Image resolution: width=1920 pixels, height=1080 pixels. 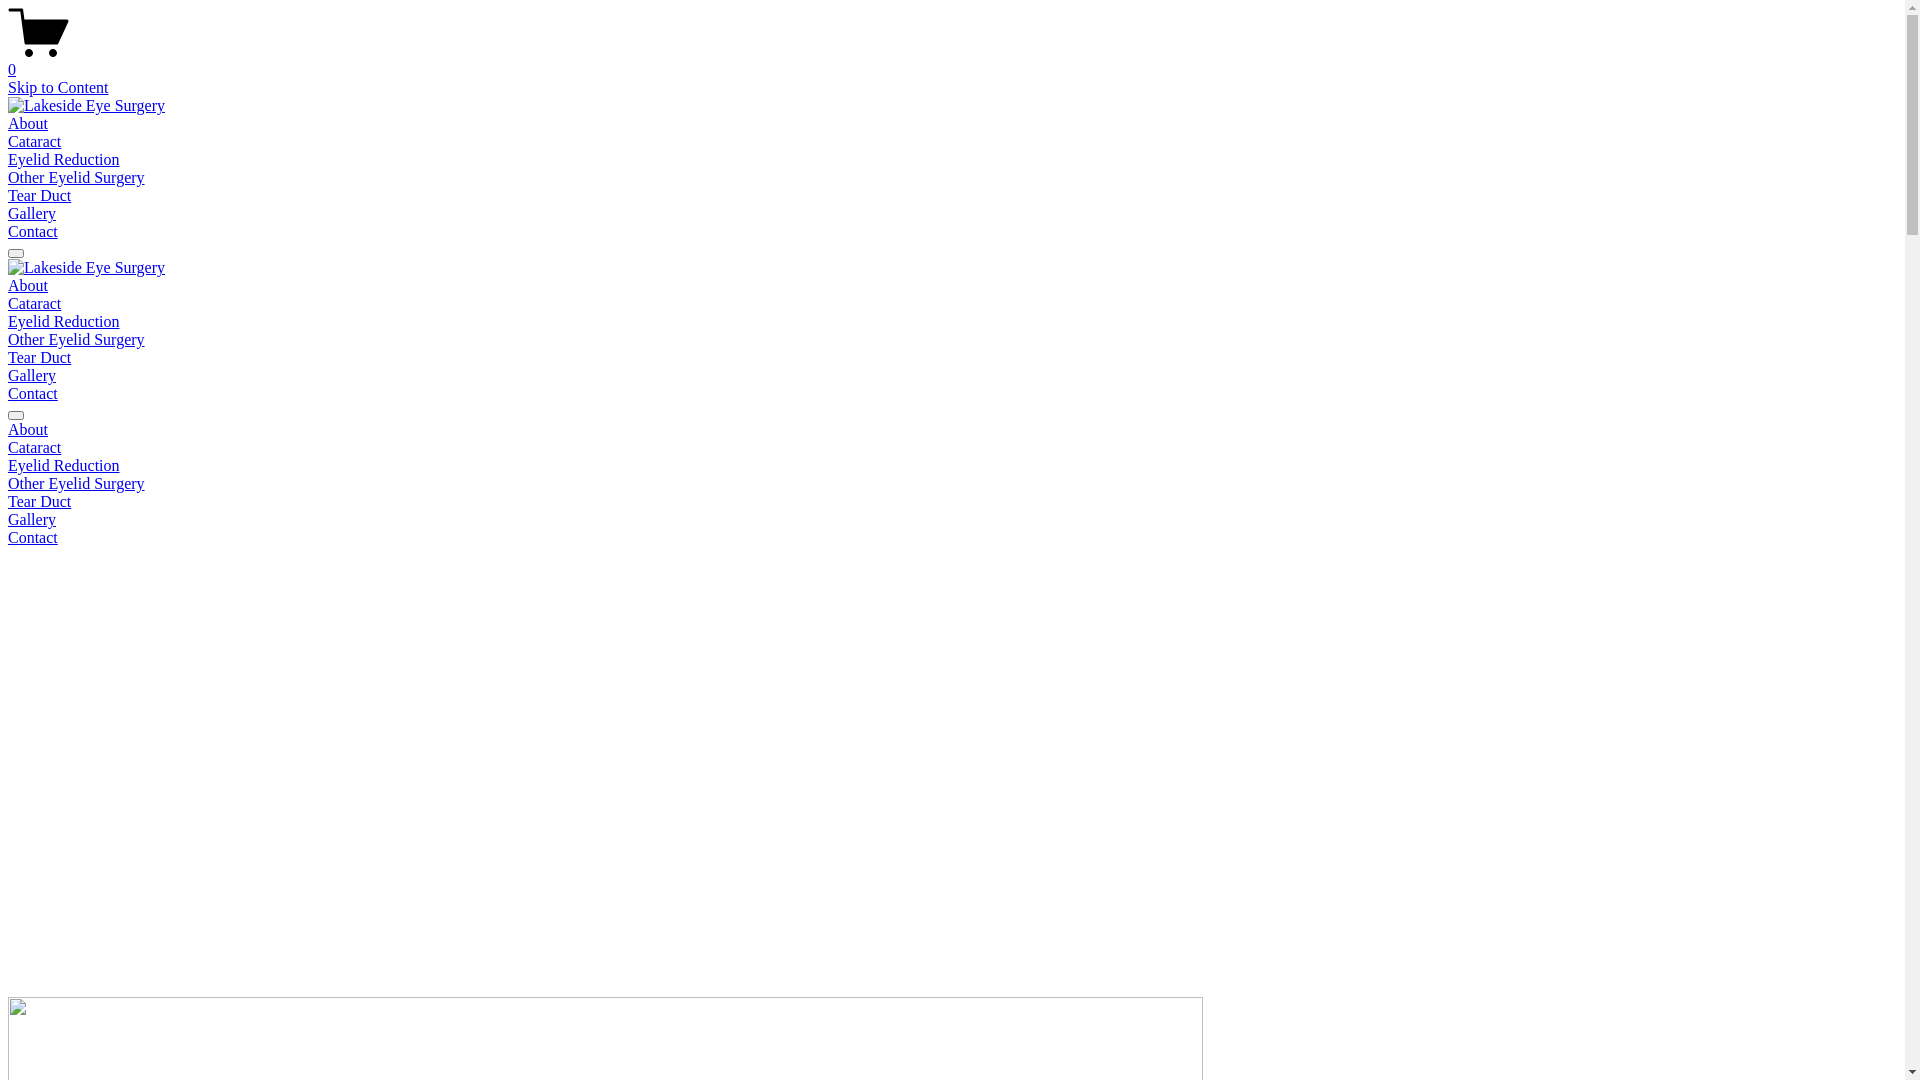 I want to click on 'Contact', so click(x=33, y=393).